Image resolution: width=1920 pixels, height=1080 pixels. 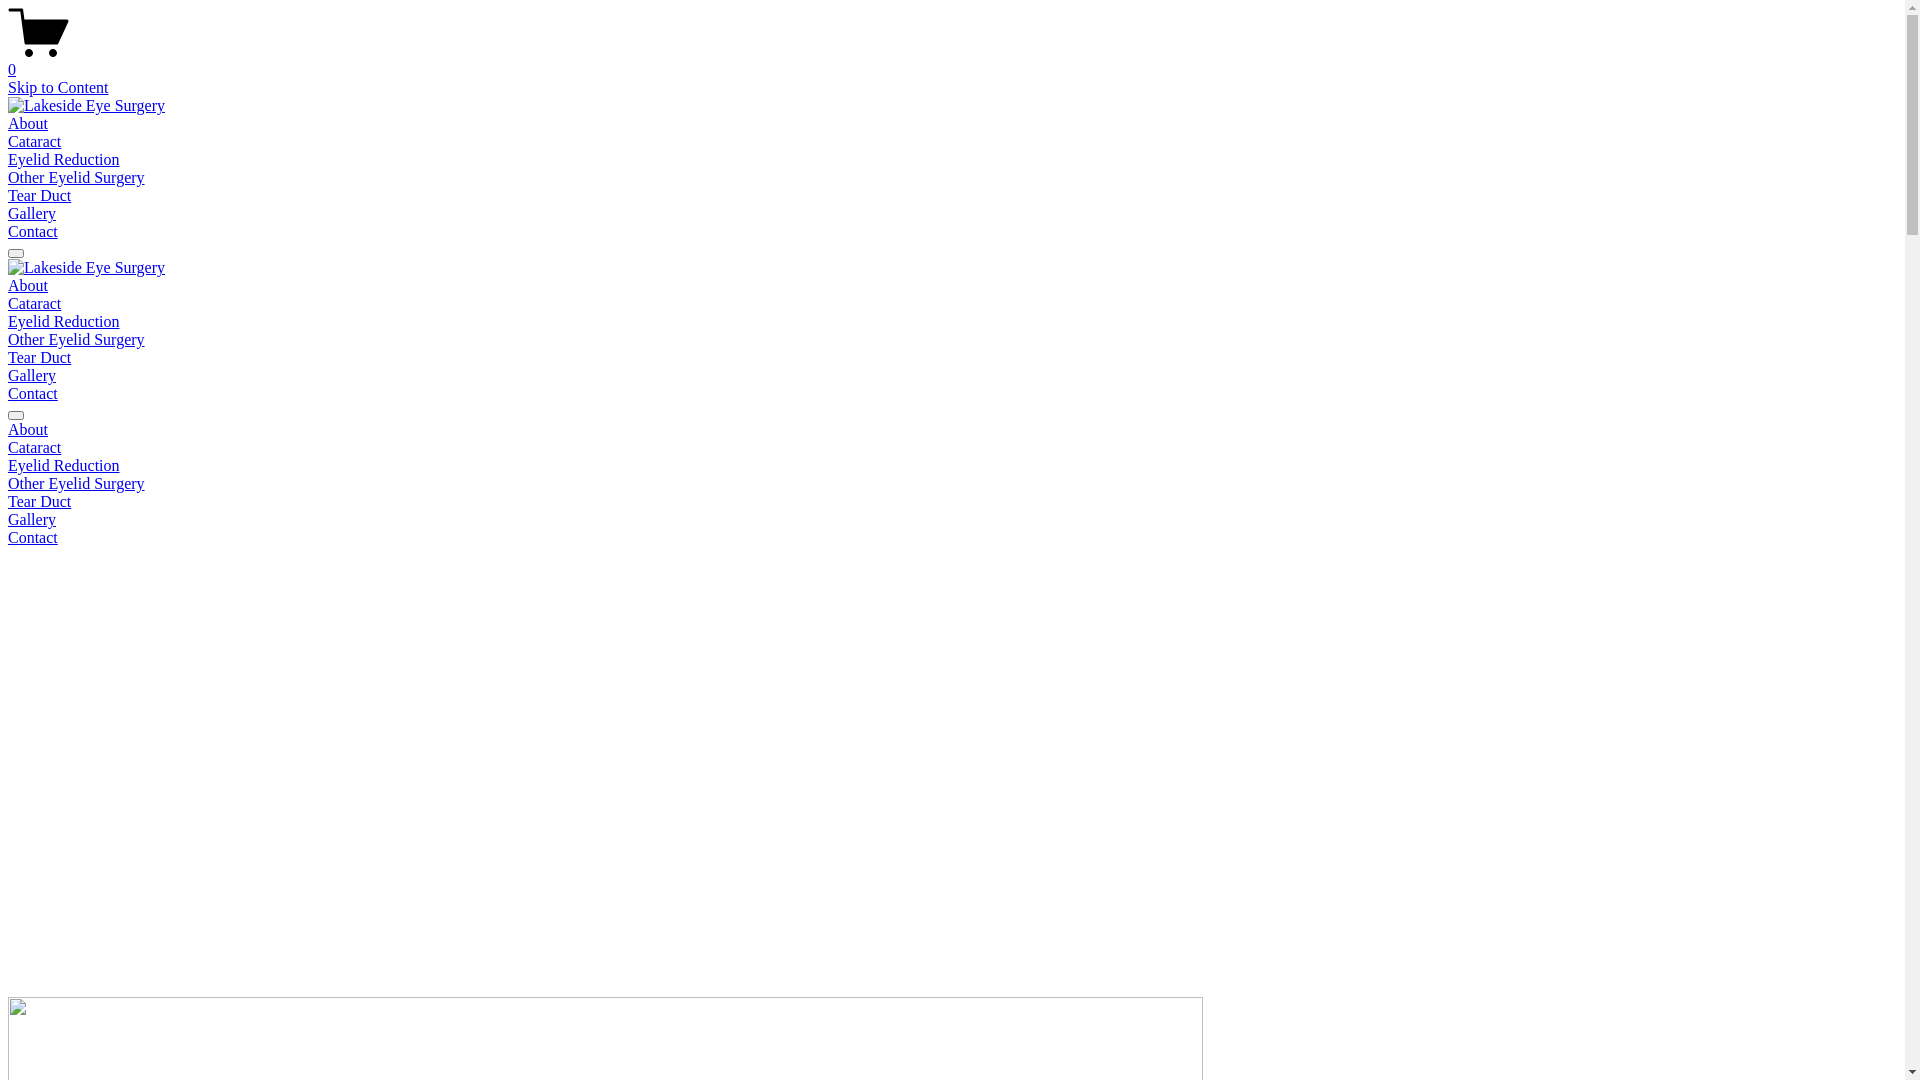 I want to click on 'Contact', so click(x=33, y=393).